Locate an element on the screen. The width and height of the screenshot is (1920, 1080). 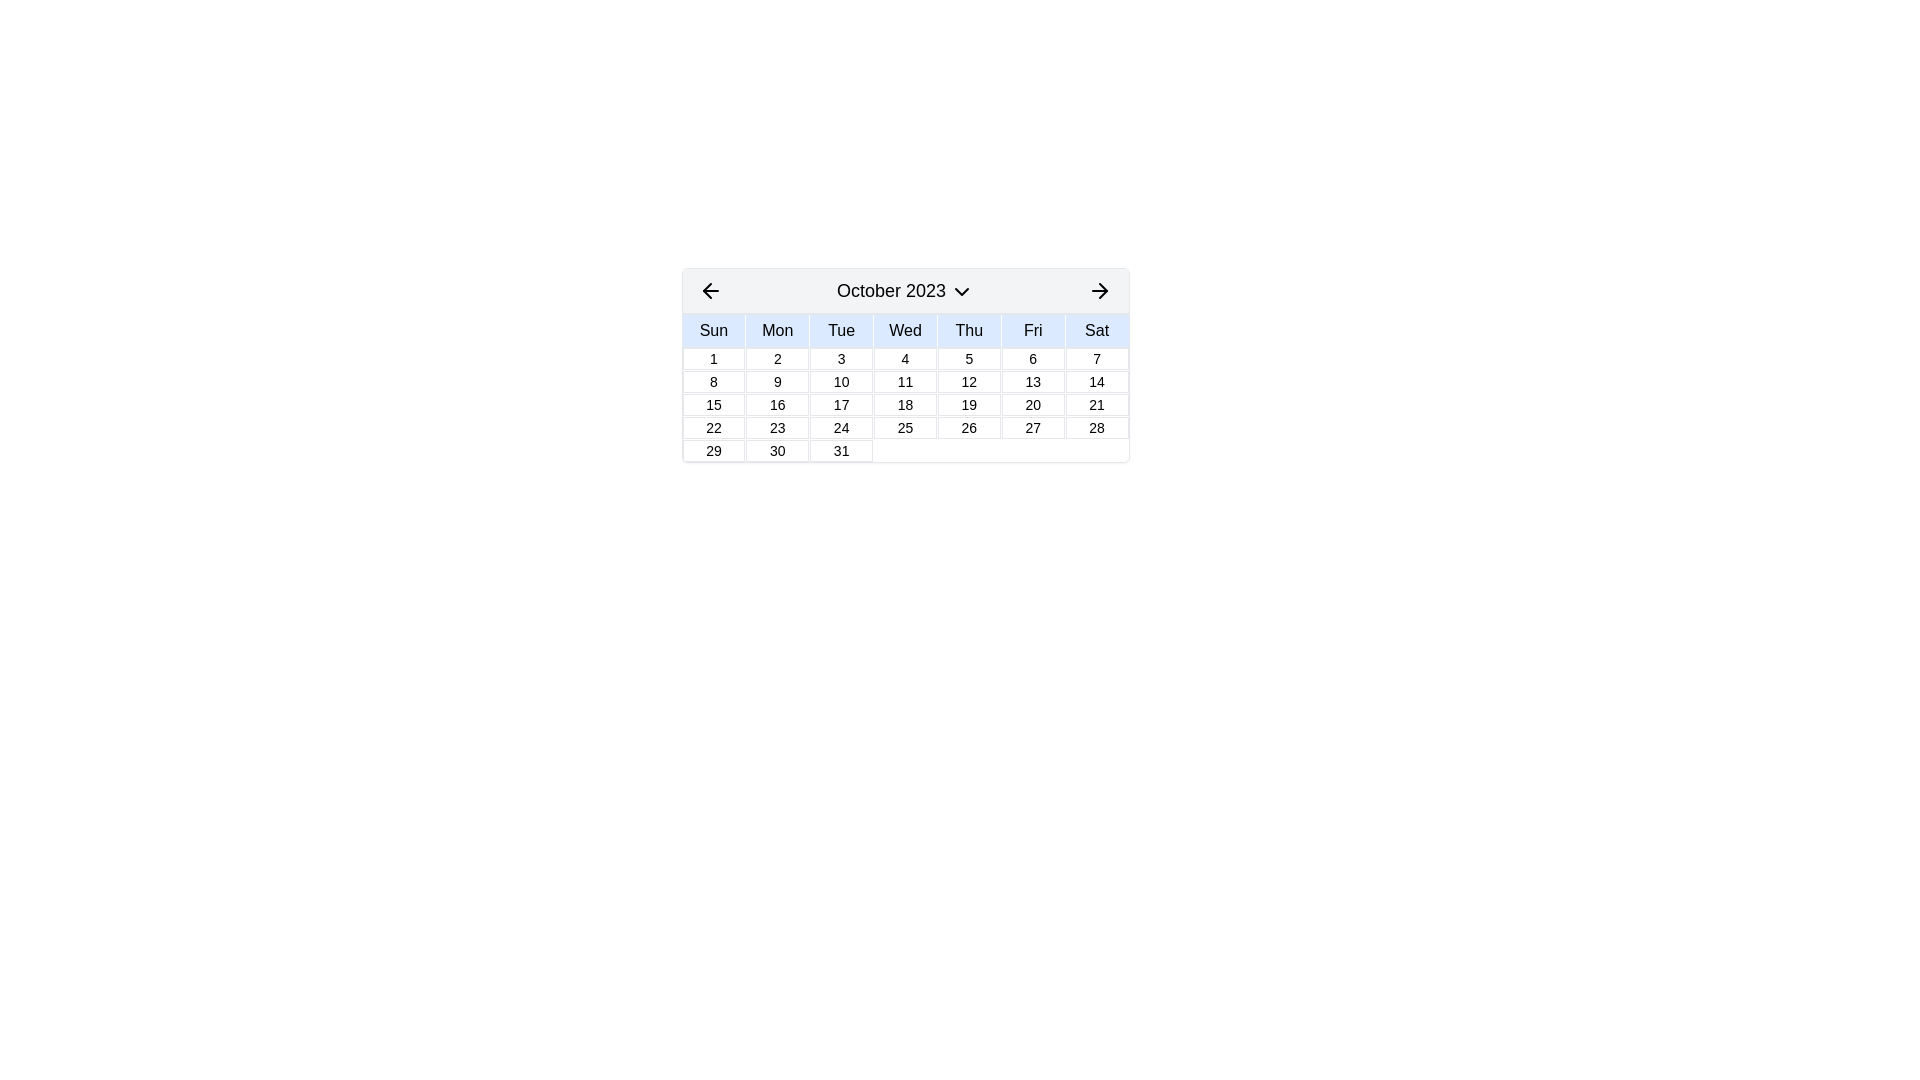
current month and year displayed in the calendar header, which is centrally positioned at the top of the interface, above the weekday abbreviations is located at coordinates (904, 291).